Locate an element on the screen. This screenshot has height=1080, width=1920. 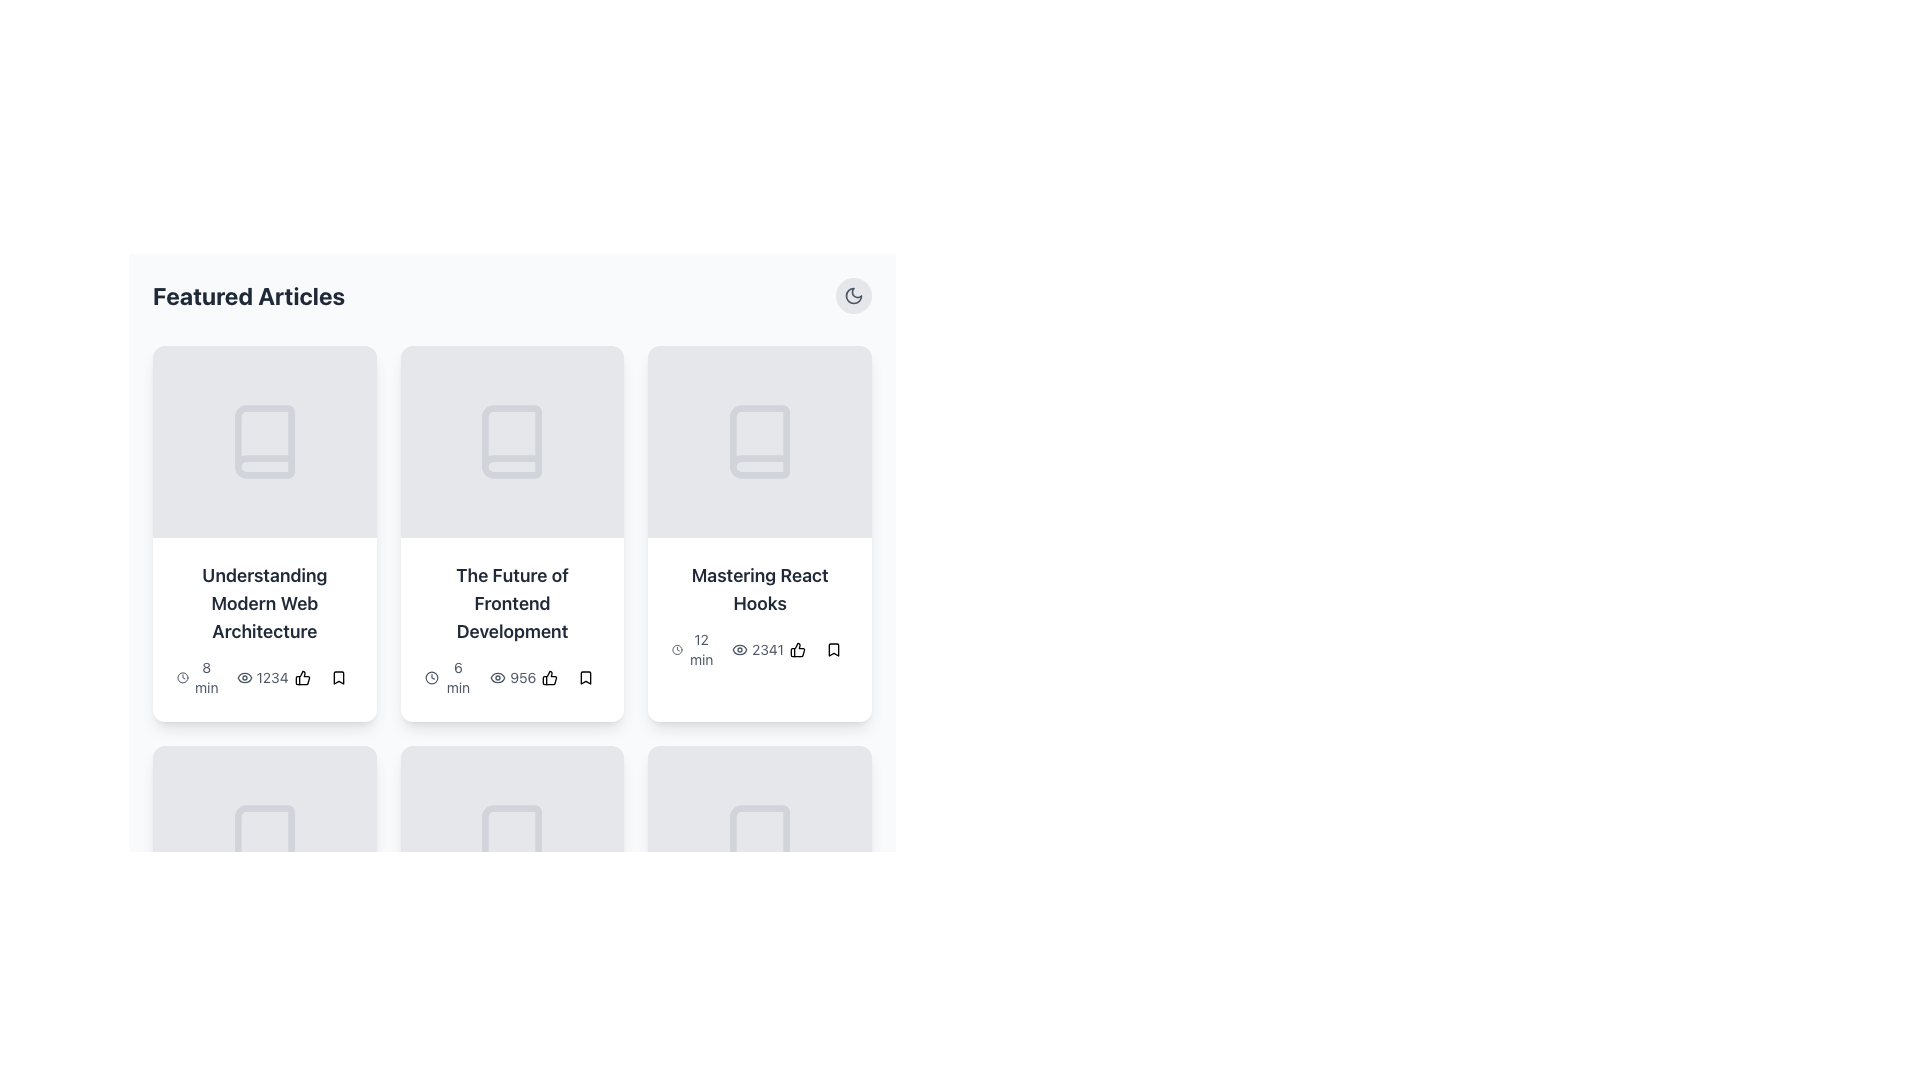
the graphical representation of the book icon, which symbolizes 'The Future of Frontend Development', located in the center of the second card in the first row of the grid is located at coordinates (512, 441).